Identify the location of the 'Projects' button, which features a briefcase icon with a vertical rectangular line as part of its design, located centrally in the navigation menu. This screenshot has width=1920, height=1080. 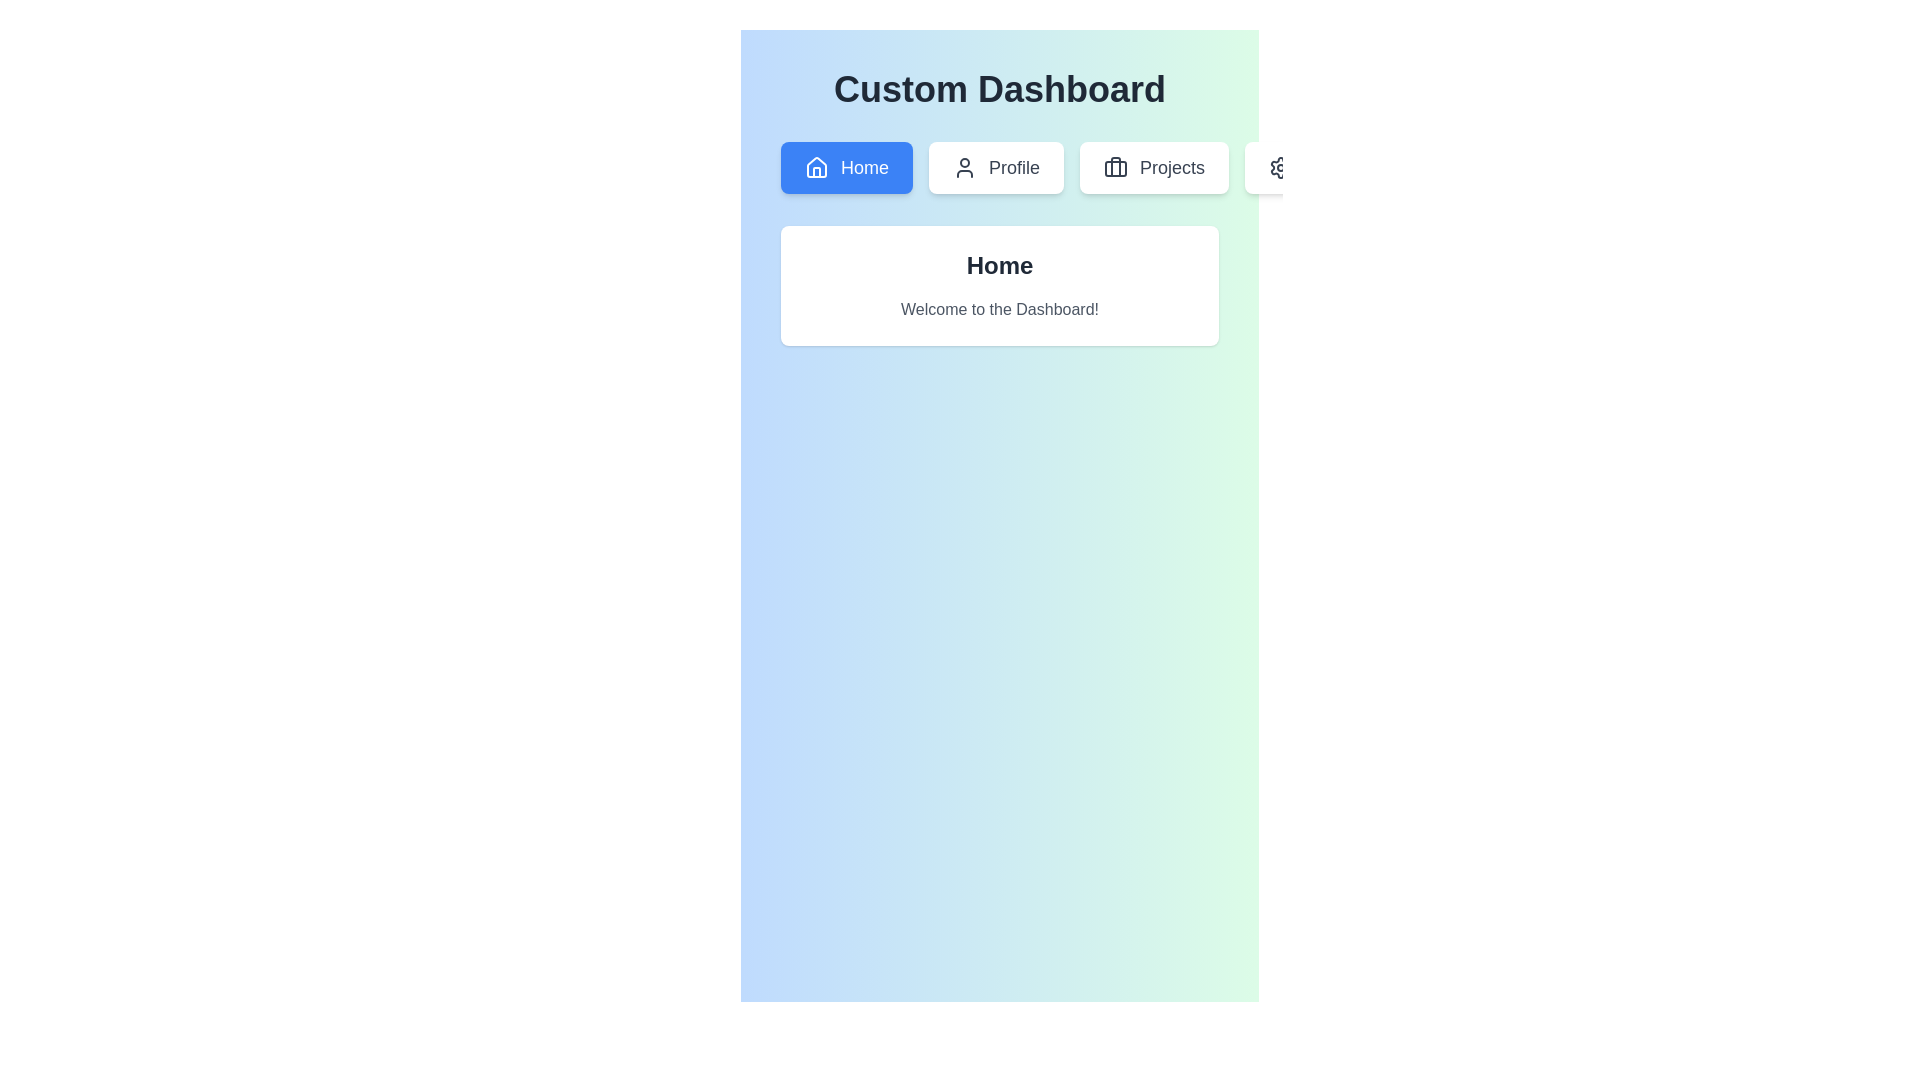
(1115, 165).